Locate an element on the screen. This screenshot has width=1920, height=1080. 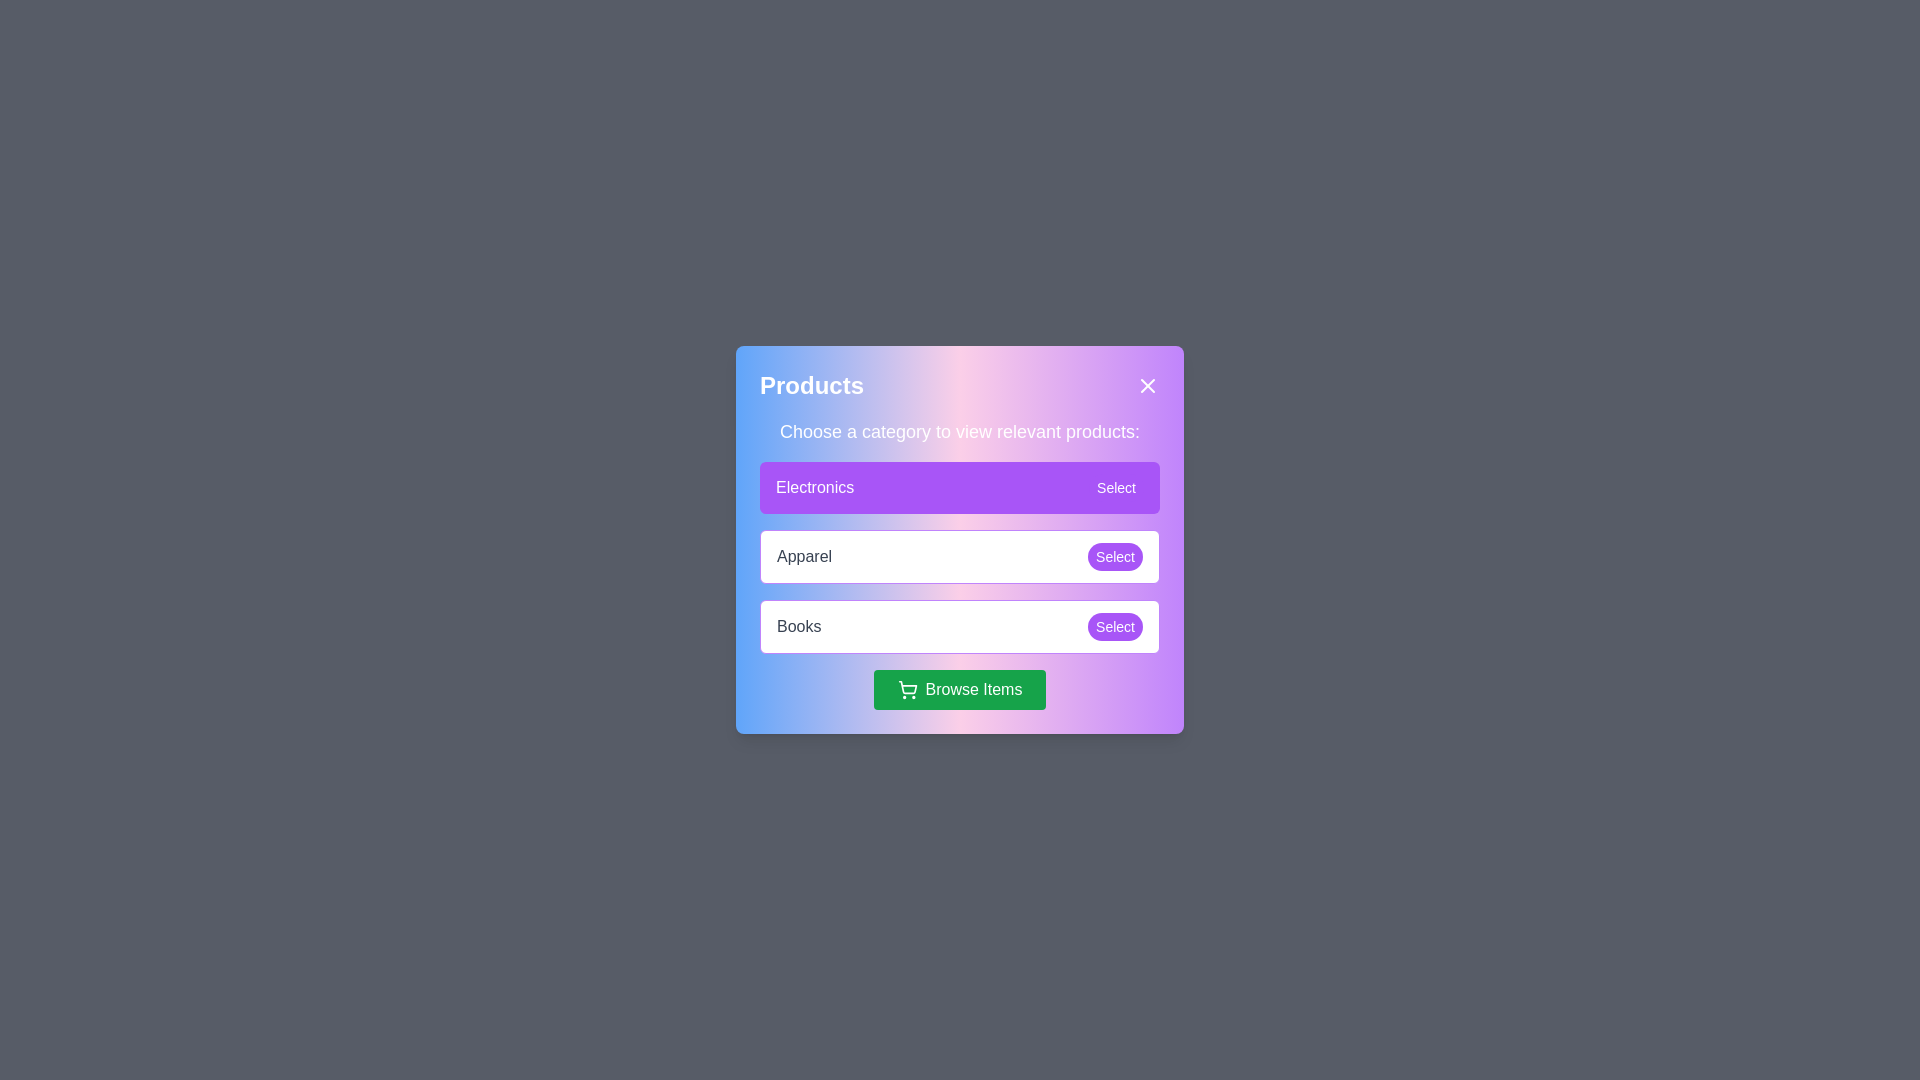
'Select' button next to 'Apparel' to select the category is located at coordinates (1113, 556).